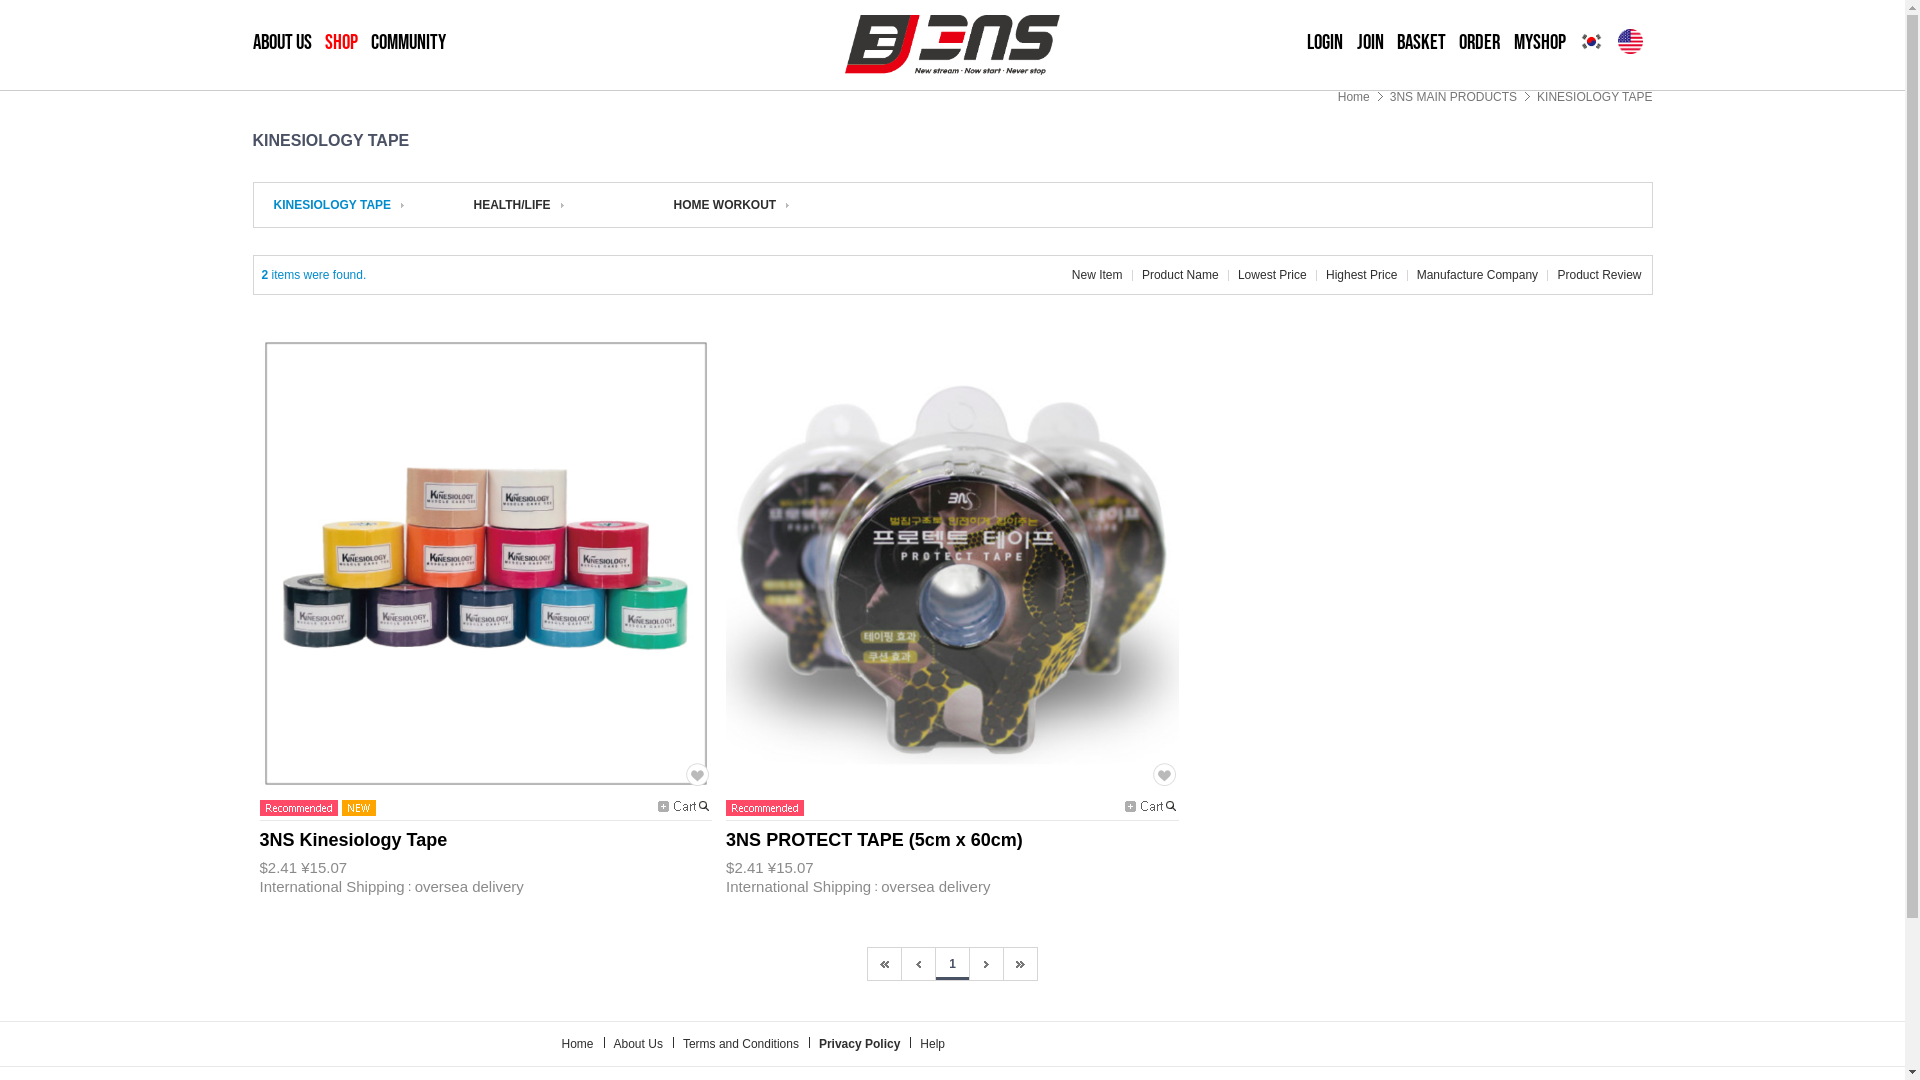  I want to click on 'ABOUT US', so click(280, 42).